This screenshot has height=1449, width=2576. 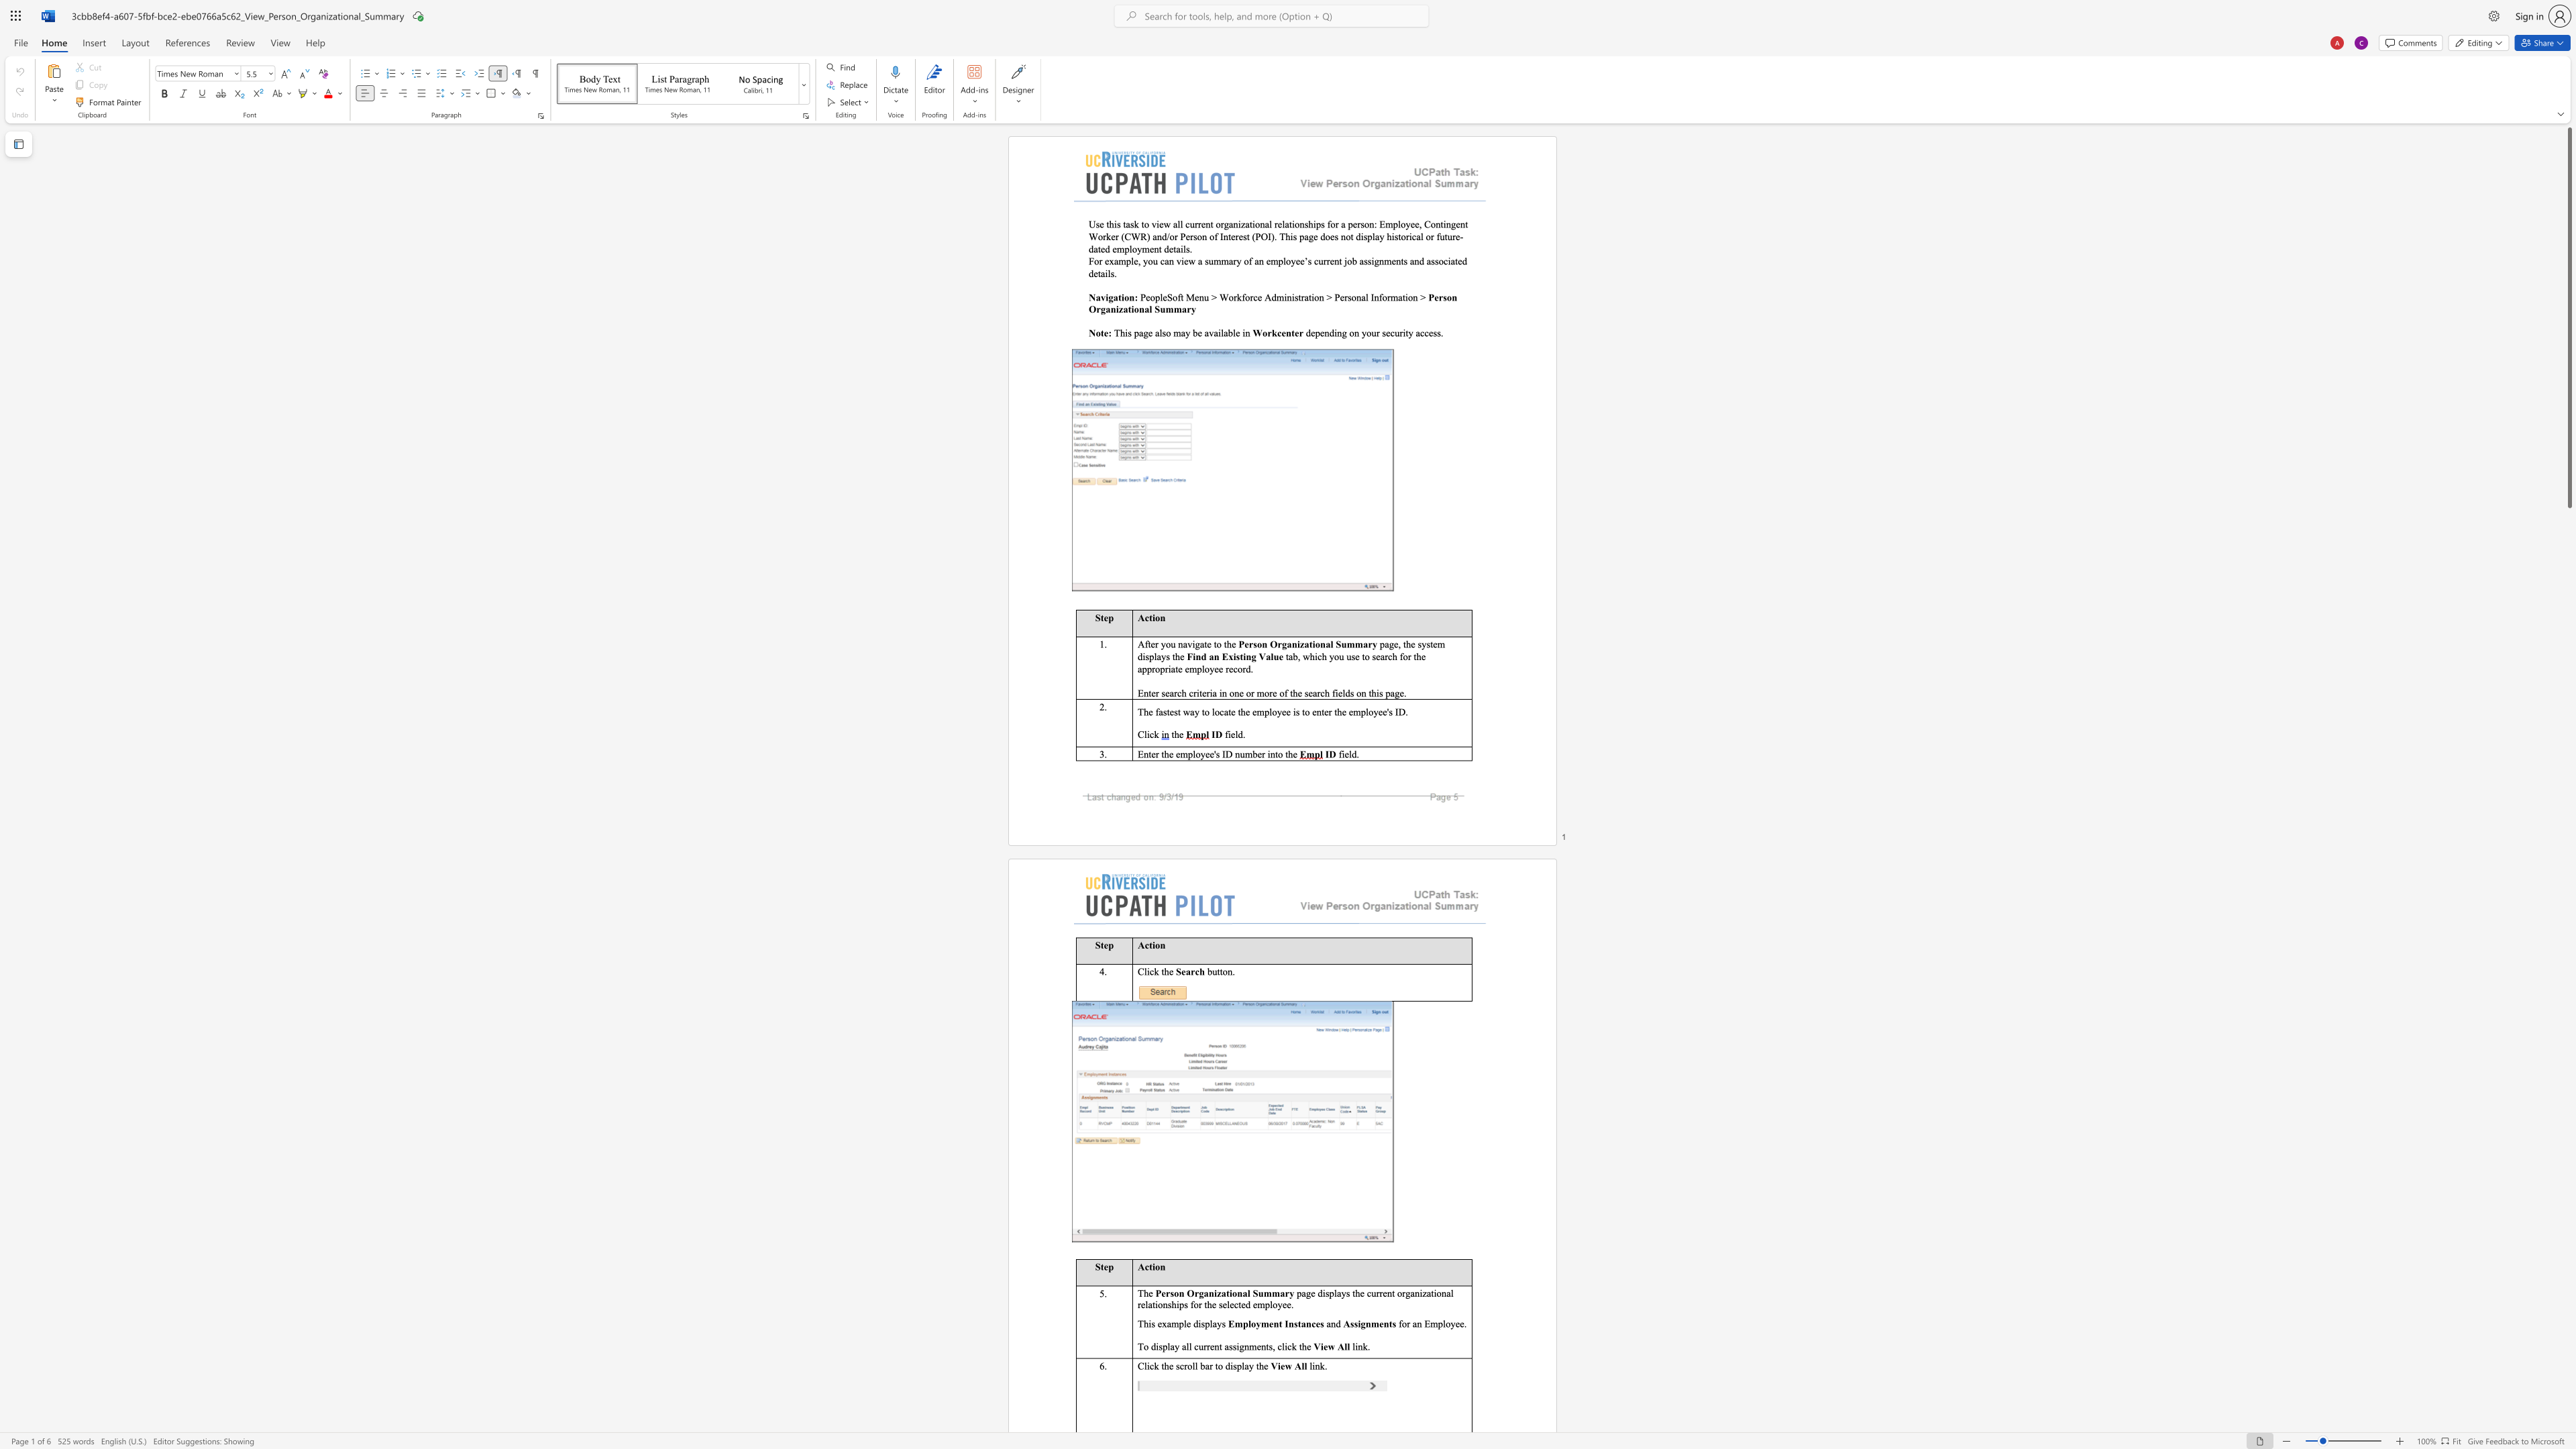 I want to click on the subset text "n Employee. To display all current assignments, clic" within the text "for an Employee. To display all current assignments, click the", so click(x=1416, y=1322).